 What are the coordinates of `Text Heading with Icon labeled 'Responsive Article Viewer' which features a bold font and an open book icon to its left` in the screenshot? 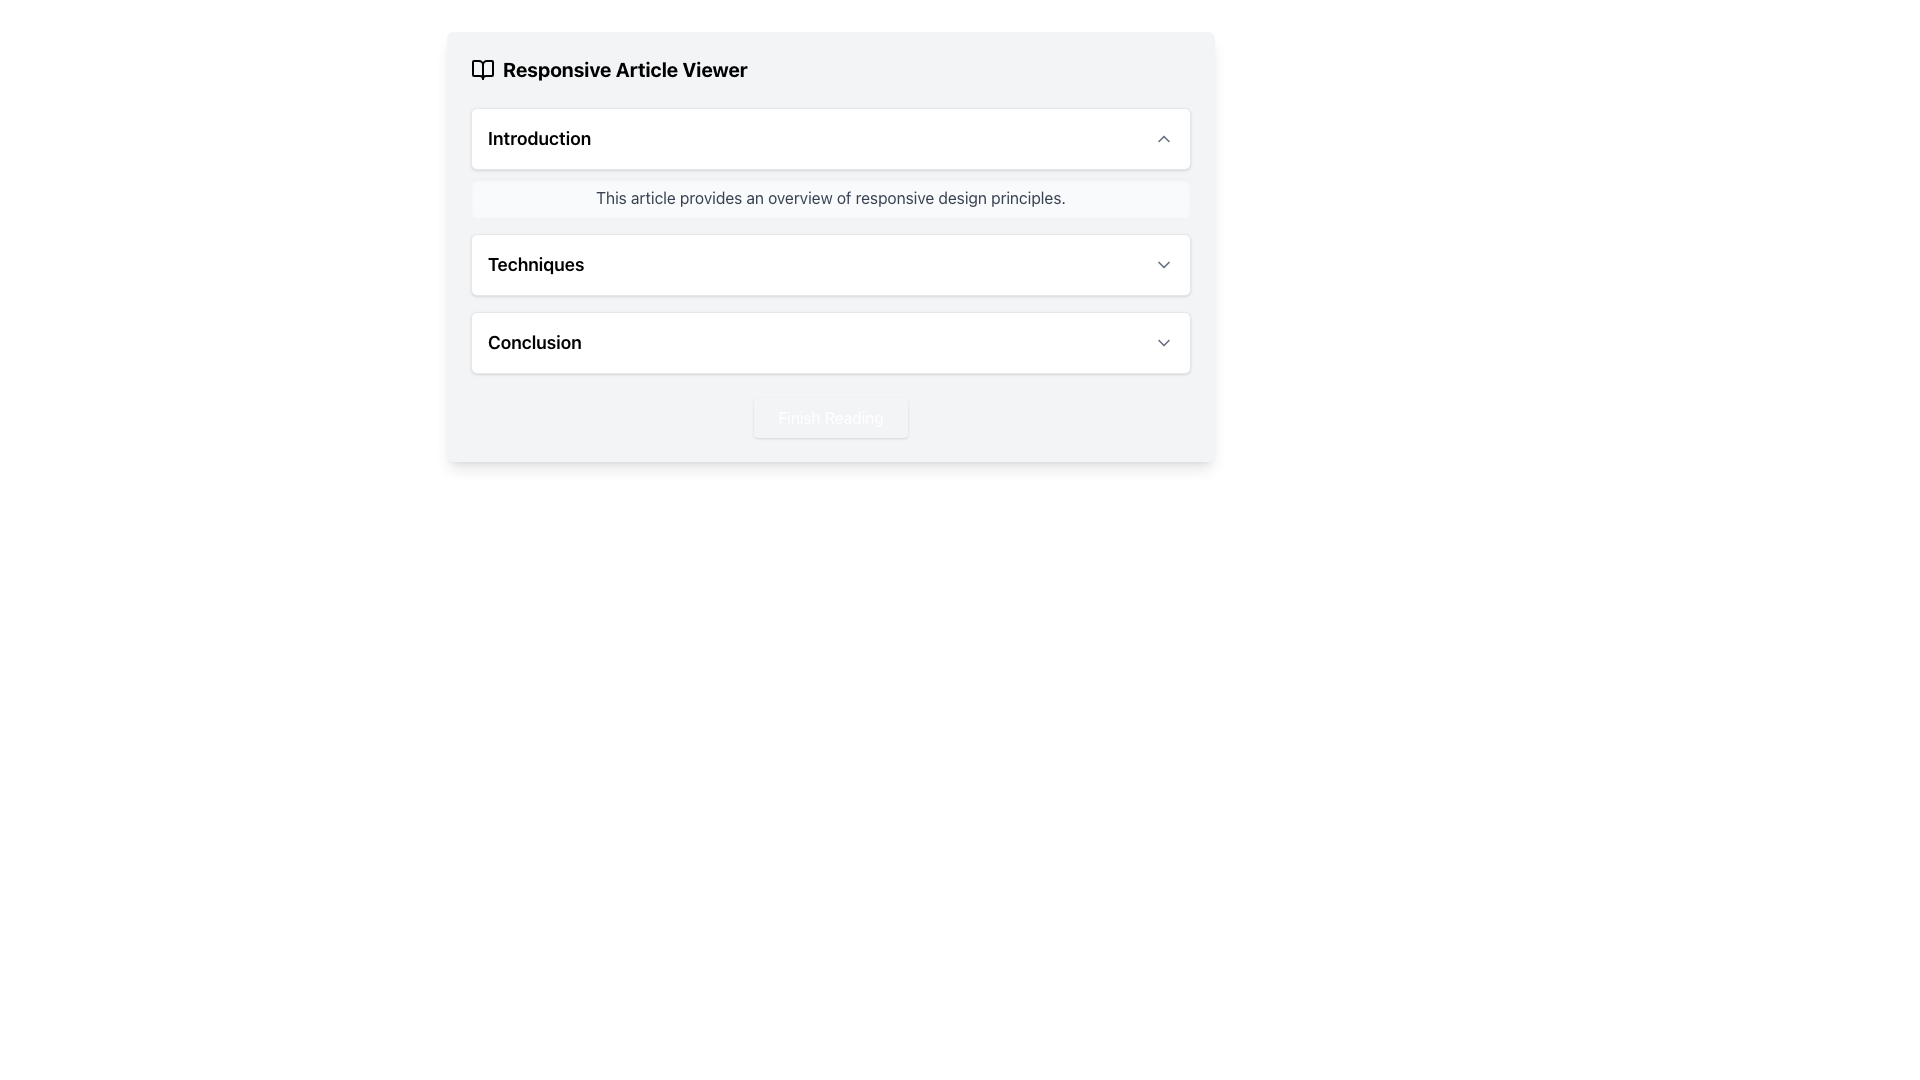 It's located at (830, 68).